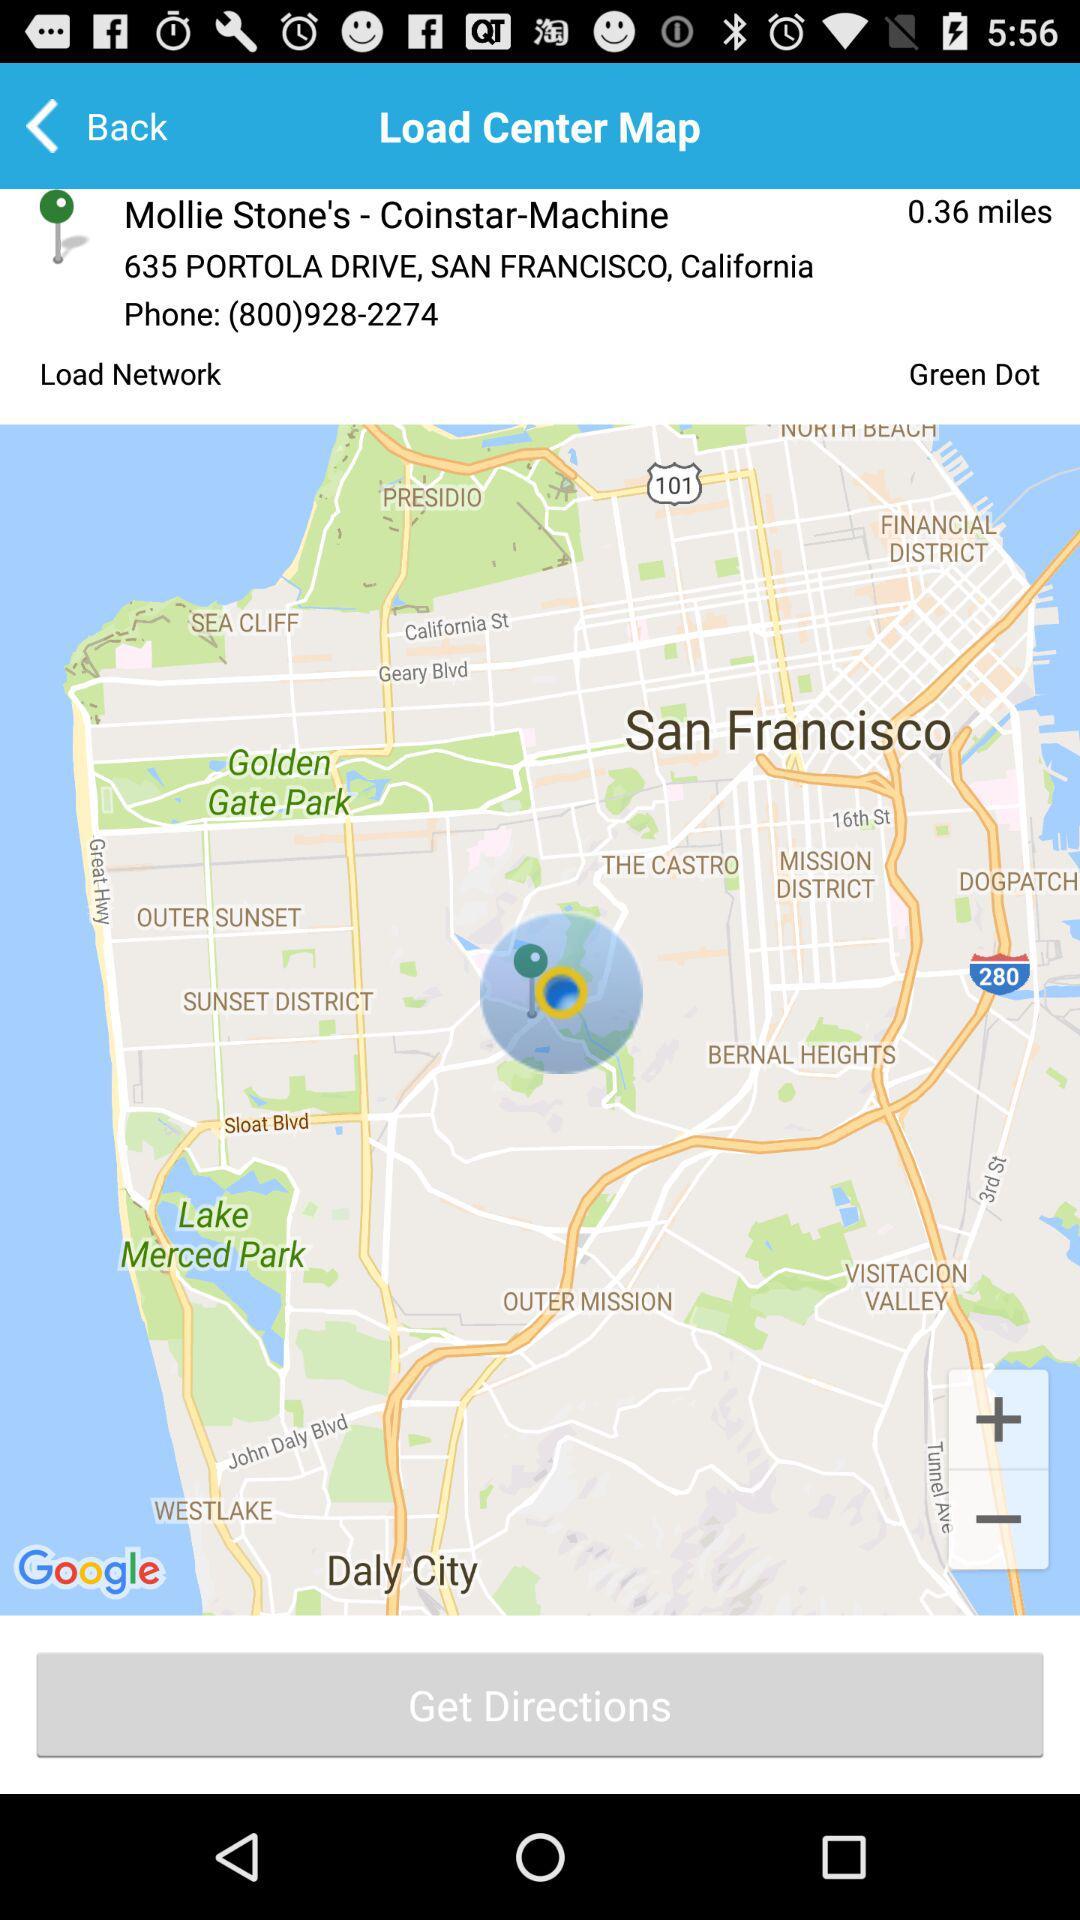 Image resolution: width=1080 pixels, height=1920 pixels. Describe the element at coordinates (540, 1703) in the screenshot. I see `the last button` at that location.